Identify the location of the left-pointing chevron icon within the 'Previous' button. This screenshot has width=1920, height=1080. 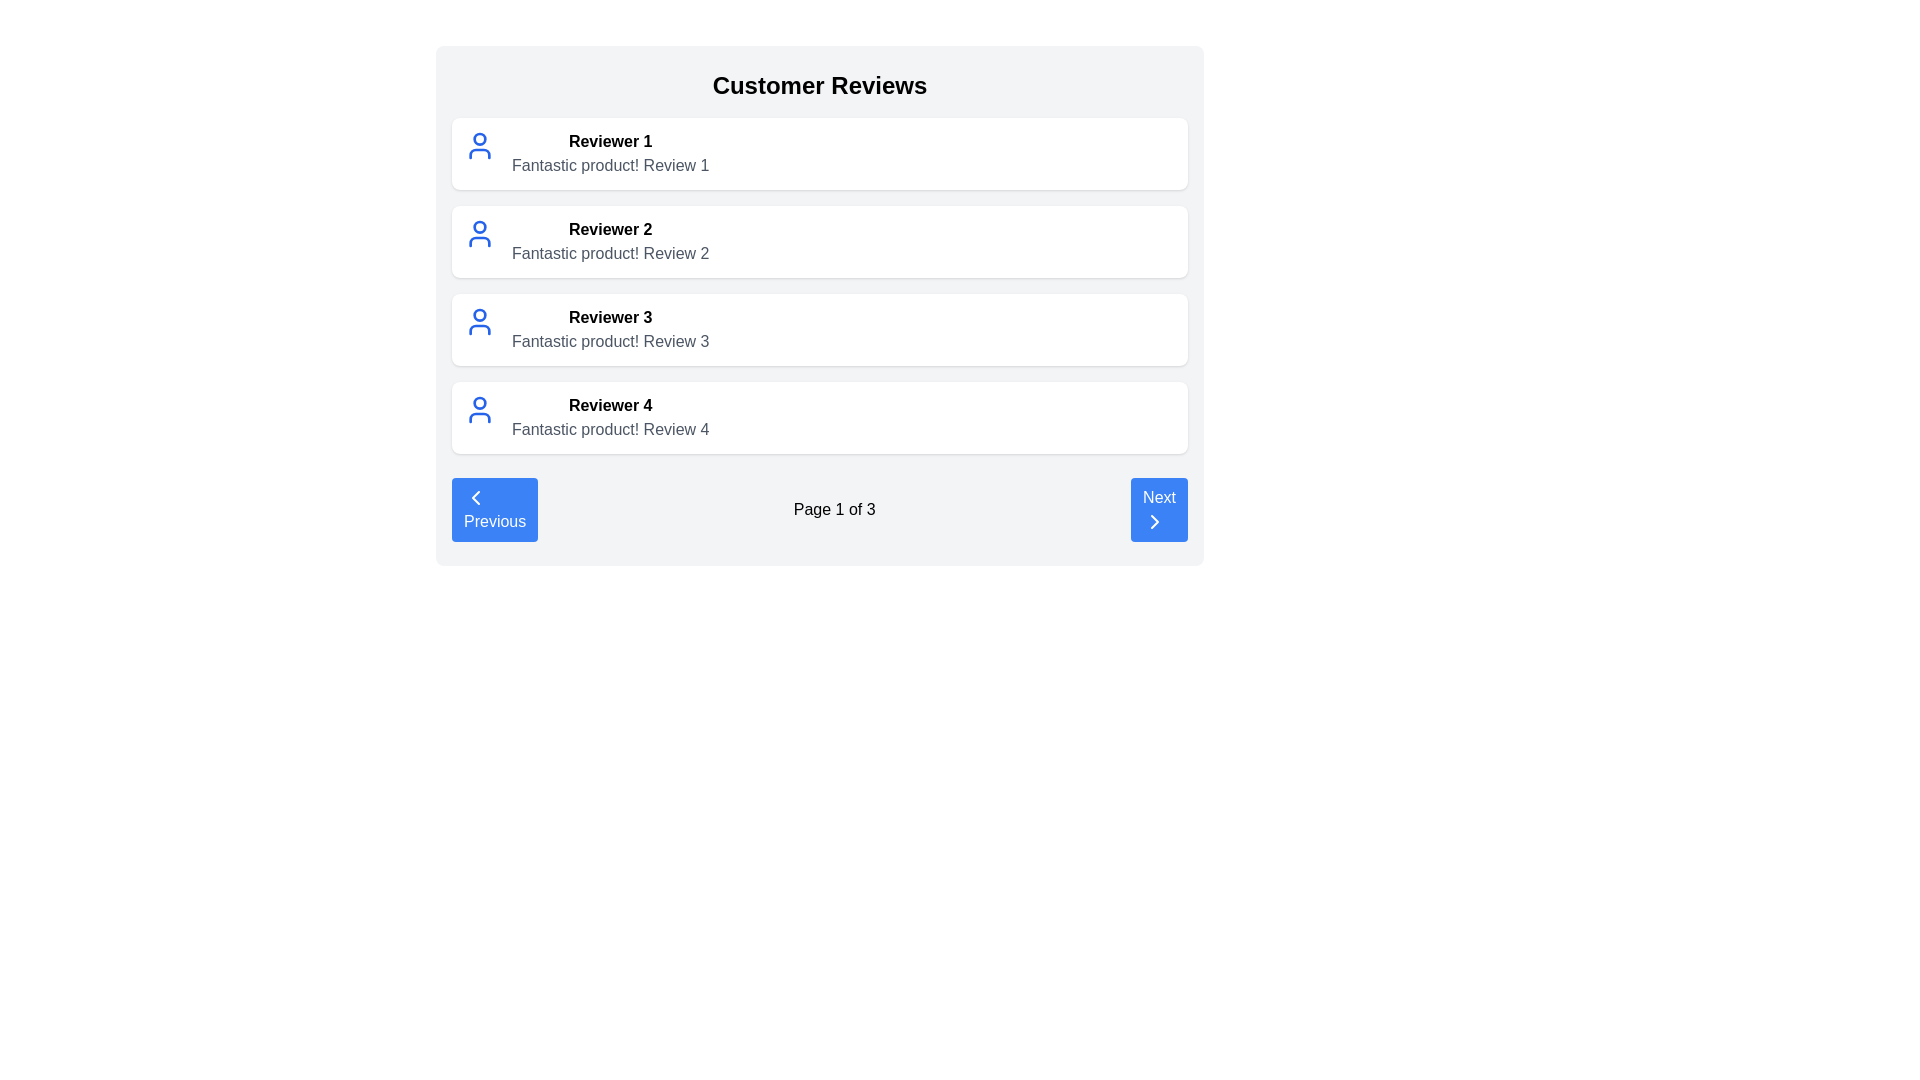
(474, 496).